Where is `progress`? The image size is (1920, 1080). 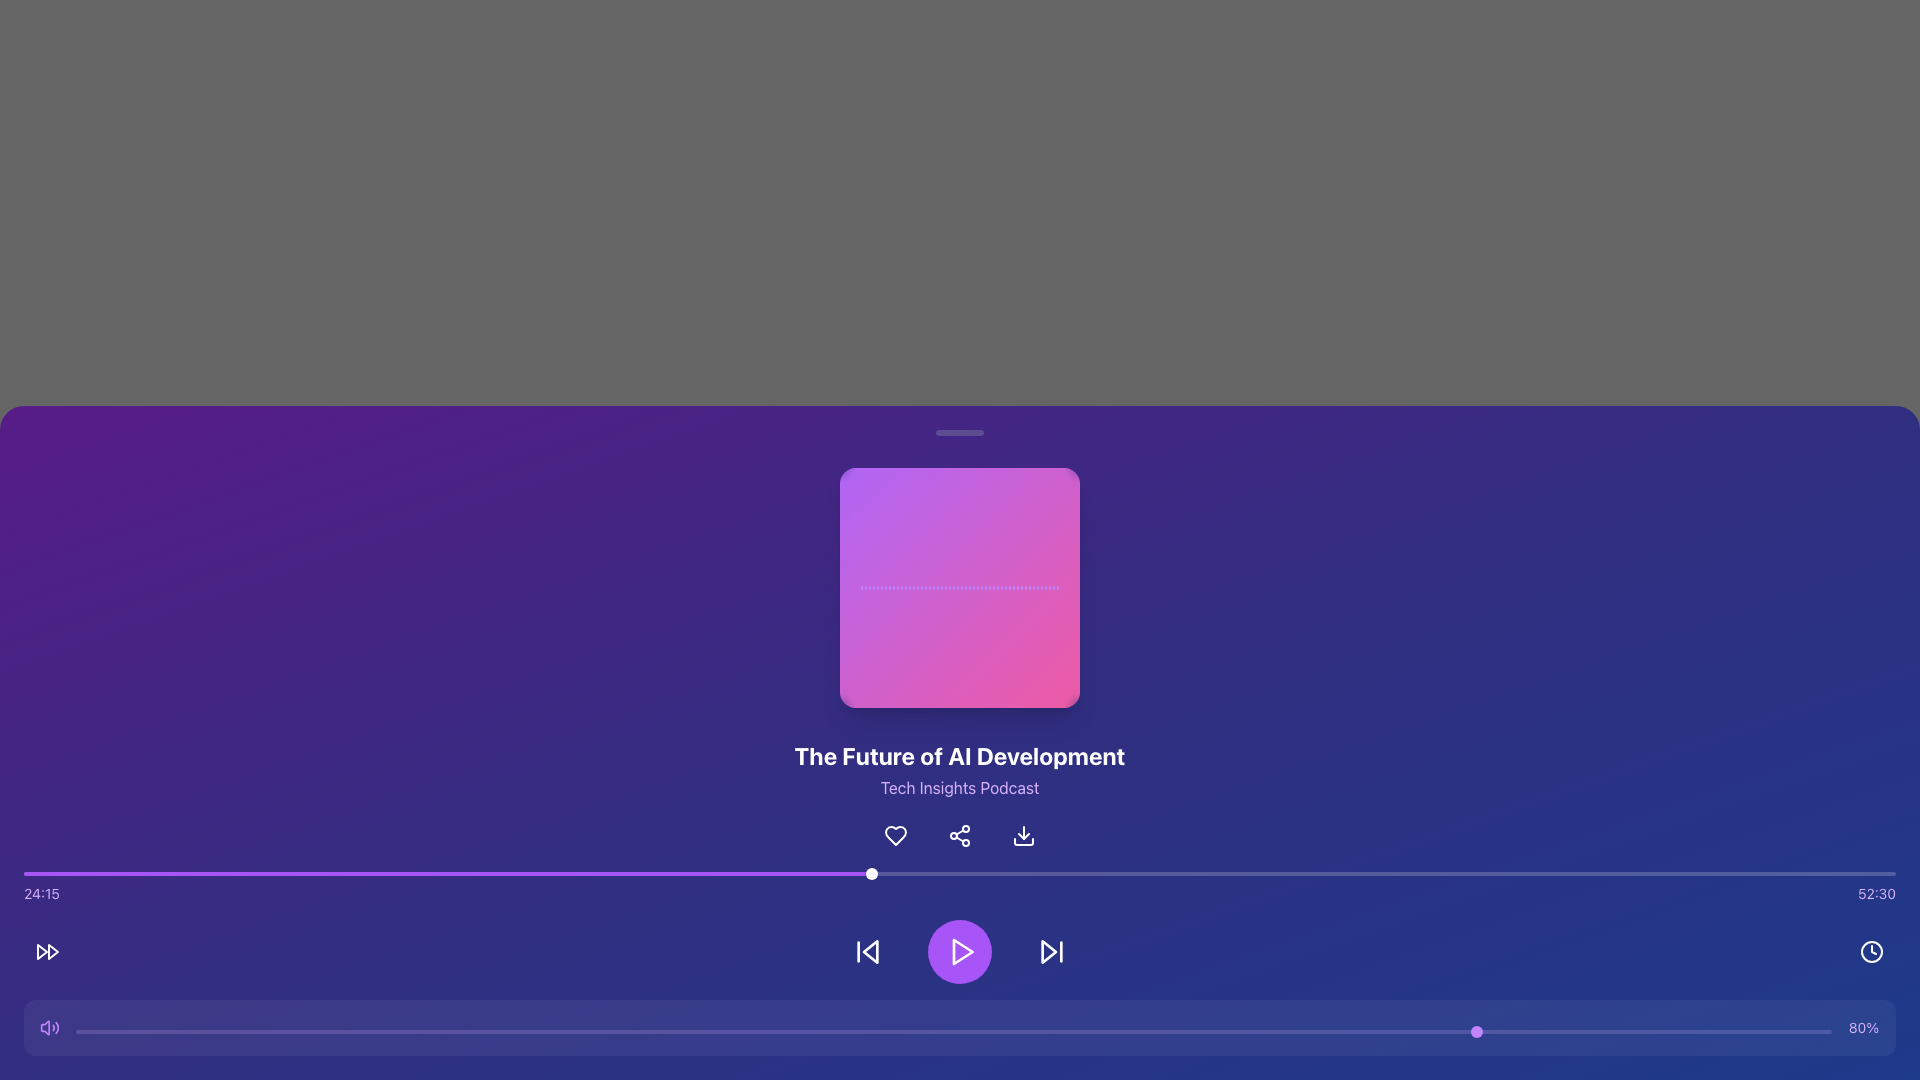
progress is located at coordinates (335, 873).